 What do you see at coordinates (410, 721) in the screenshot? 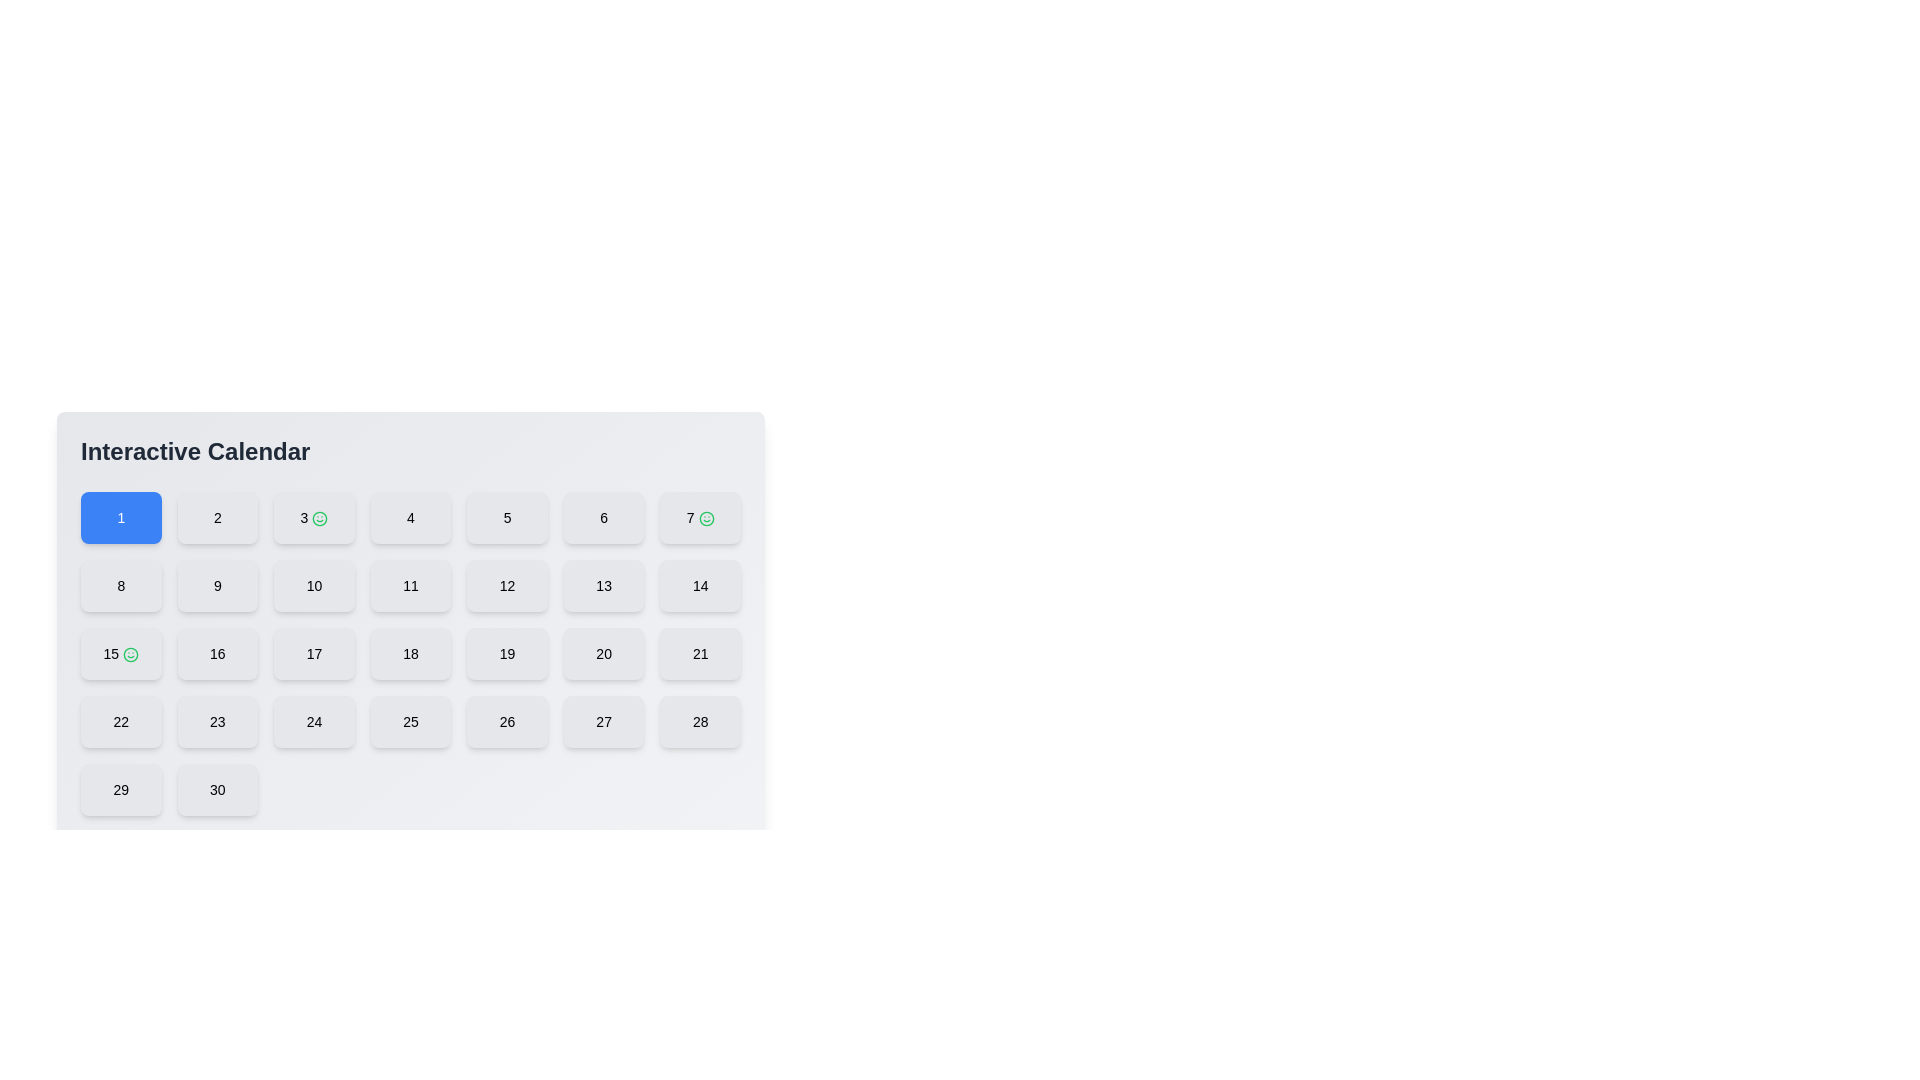
I see `the rounded rectangular button with the number '25' displayed in black font` at bounding box center [410, 721].